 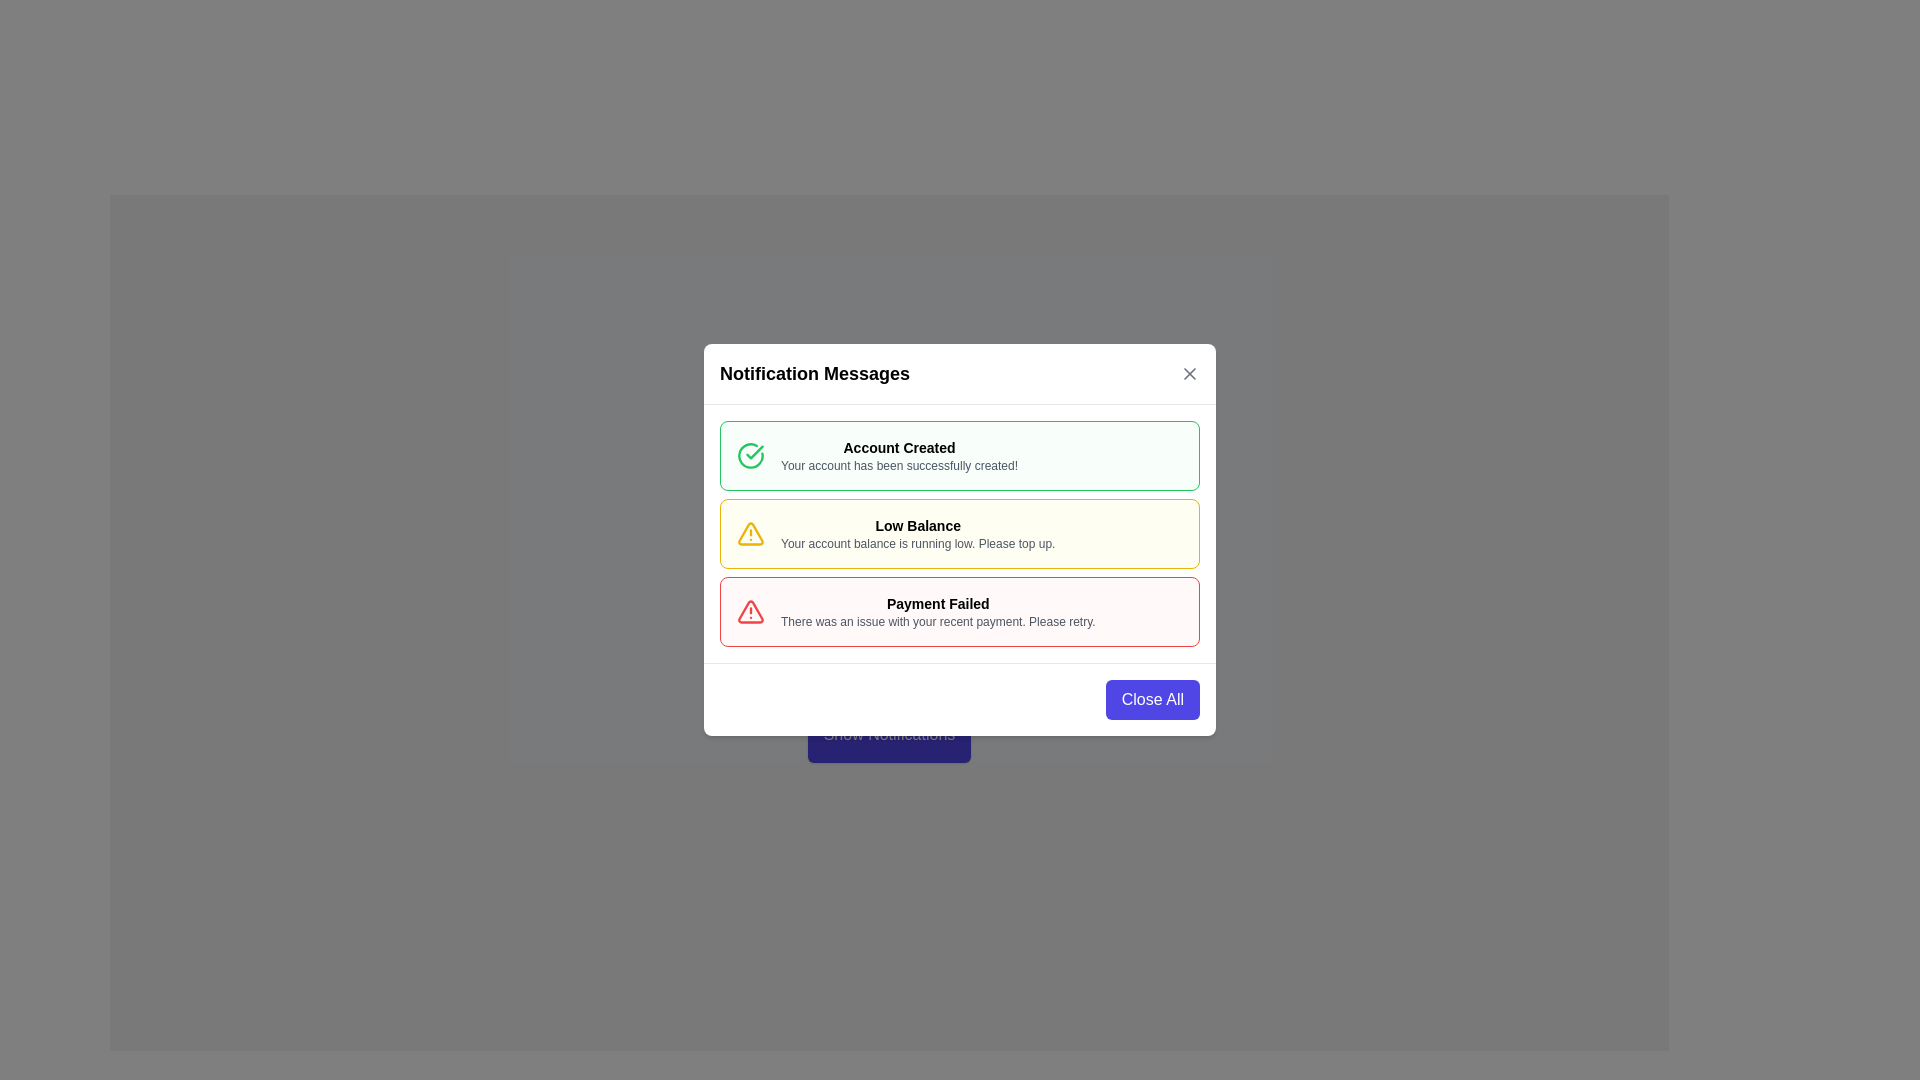 What do you see at coordinates (898, 466) in the screenshot?
I see `the text label displaying 'Your account has been successfully created!' located below the 'Account Created' title in the green notification box` at bounding box center [898, 466].